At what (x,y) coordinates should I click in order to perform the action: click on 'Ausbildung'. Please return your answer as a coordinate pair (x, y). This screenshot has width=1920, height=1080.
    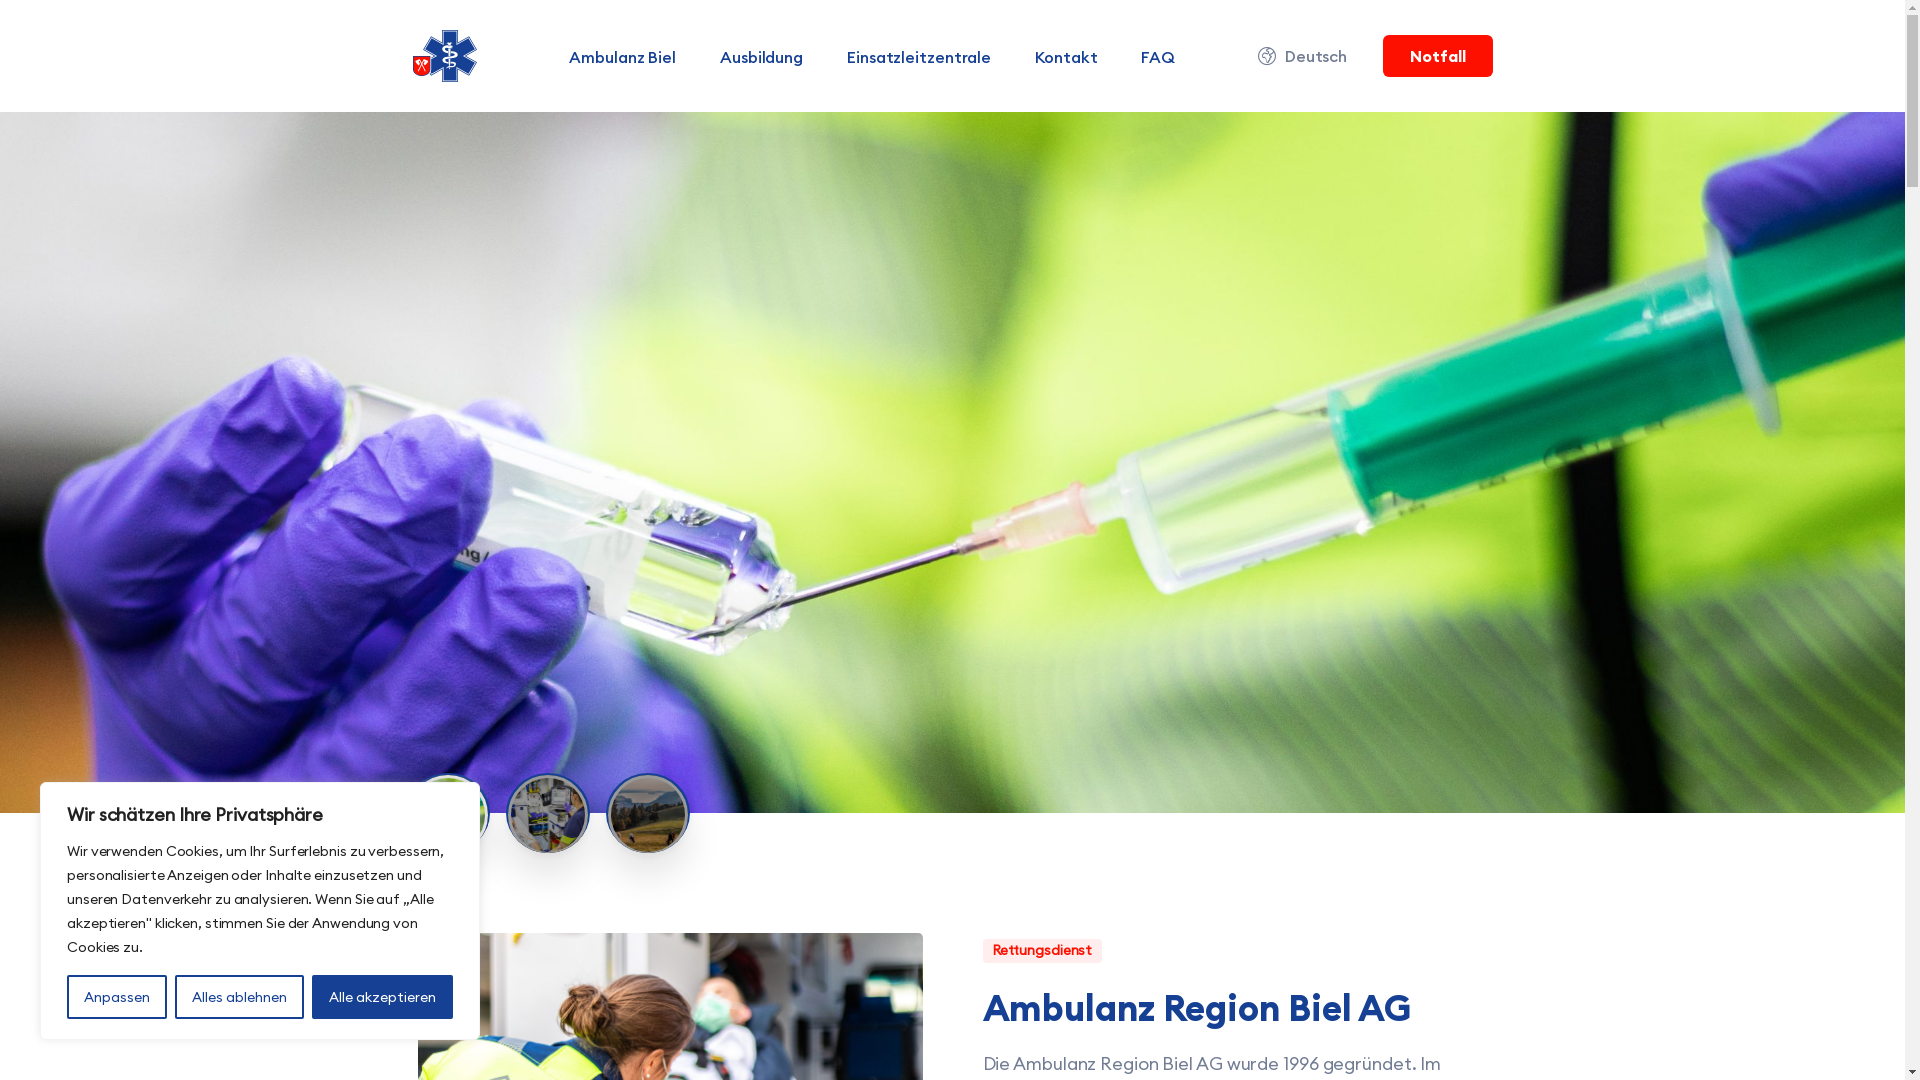
    Looking at the image, I should click on (760, 55).